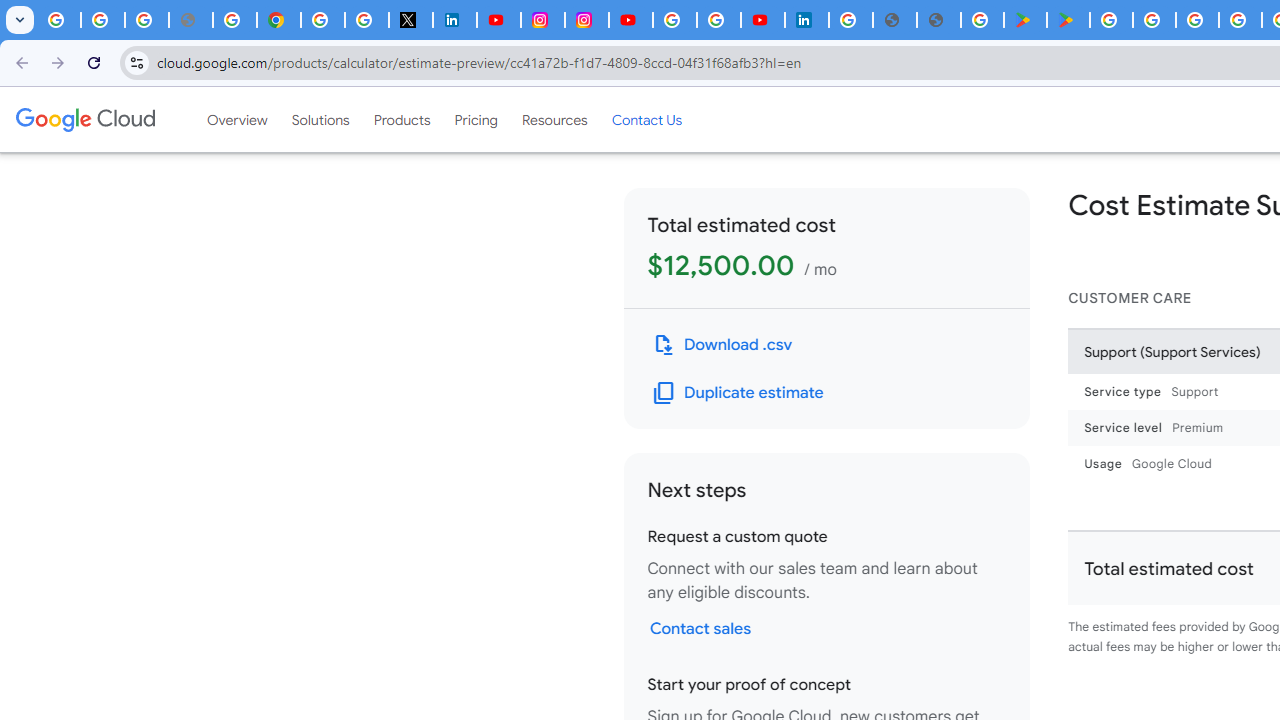 The image size is (1280, 720). What do you see at coordinates (1067, 20) in the screenshot?
I see `'PAW Patrol Rescue World - Apps on Google Play'` at bounding box center [1067, 20].